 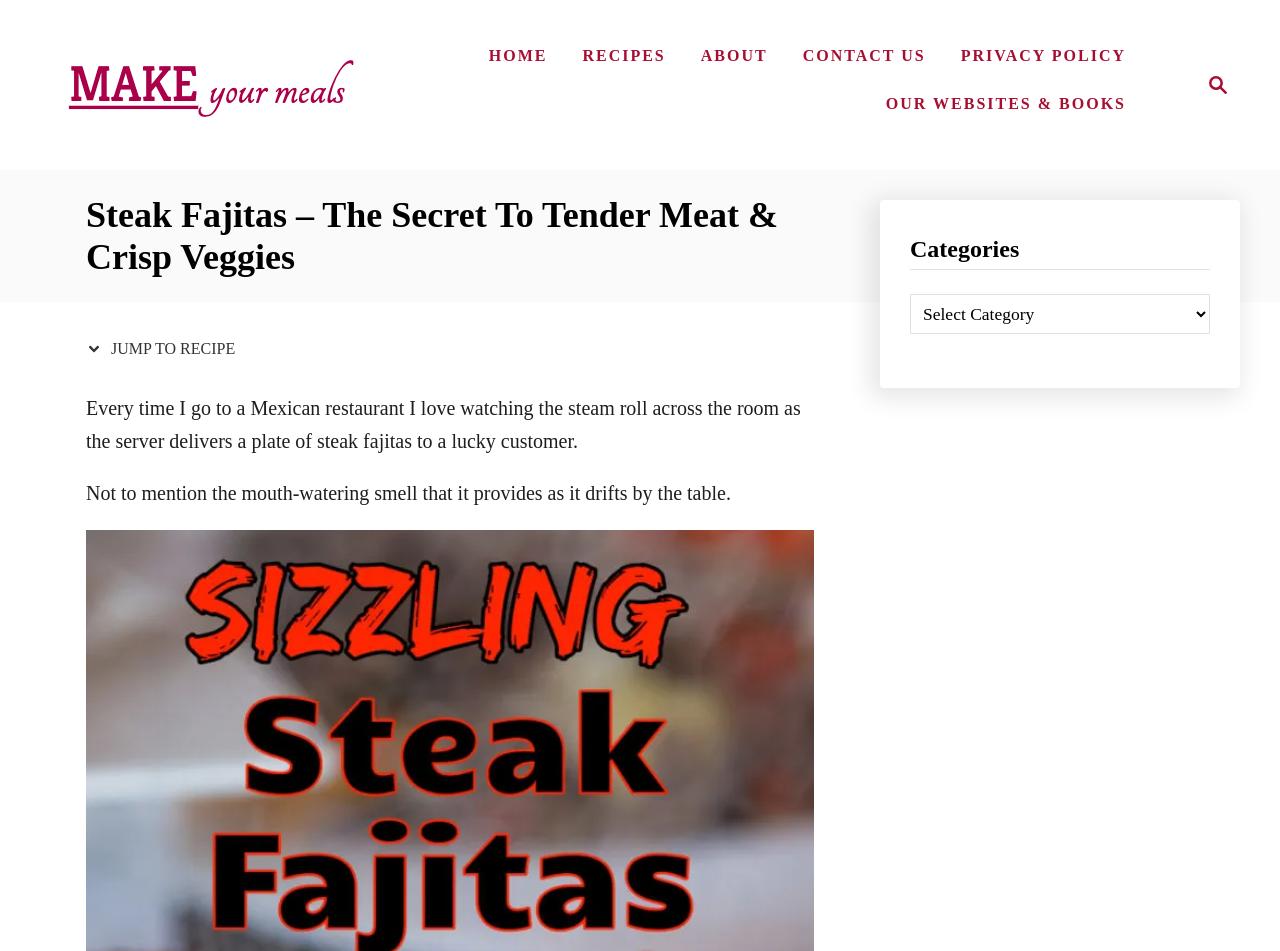 I want to click on 'Categories', so click(x=964, y=248).